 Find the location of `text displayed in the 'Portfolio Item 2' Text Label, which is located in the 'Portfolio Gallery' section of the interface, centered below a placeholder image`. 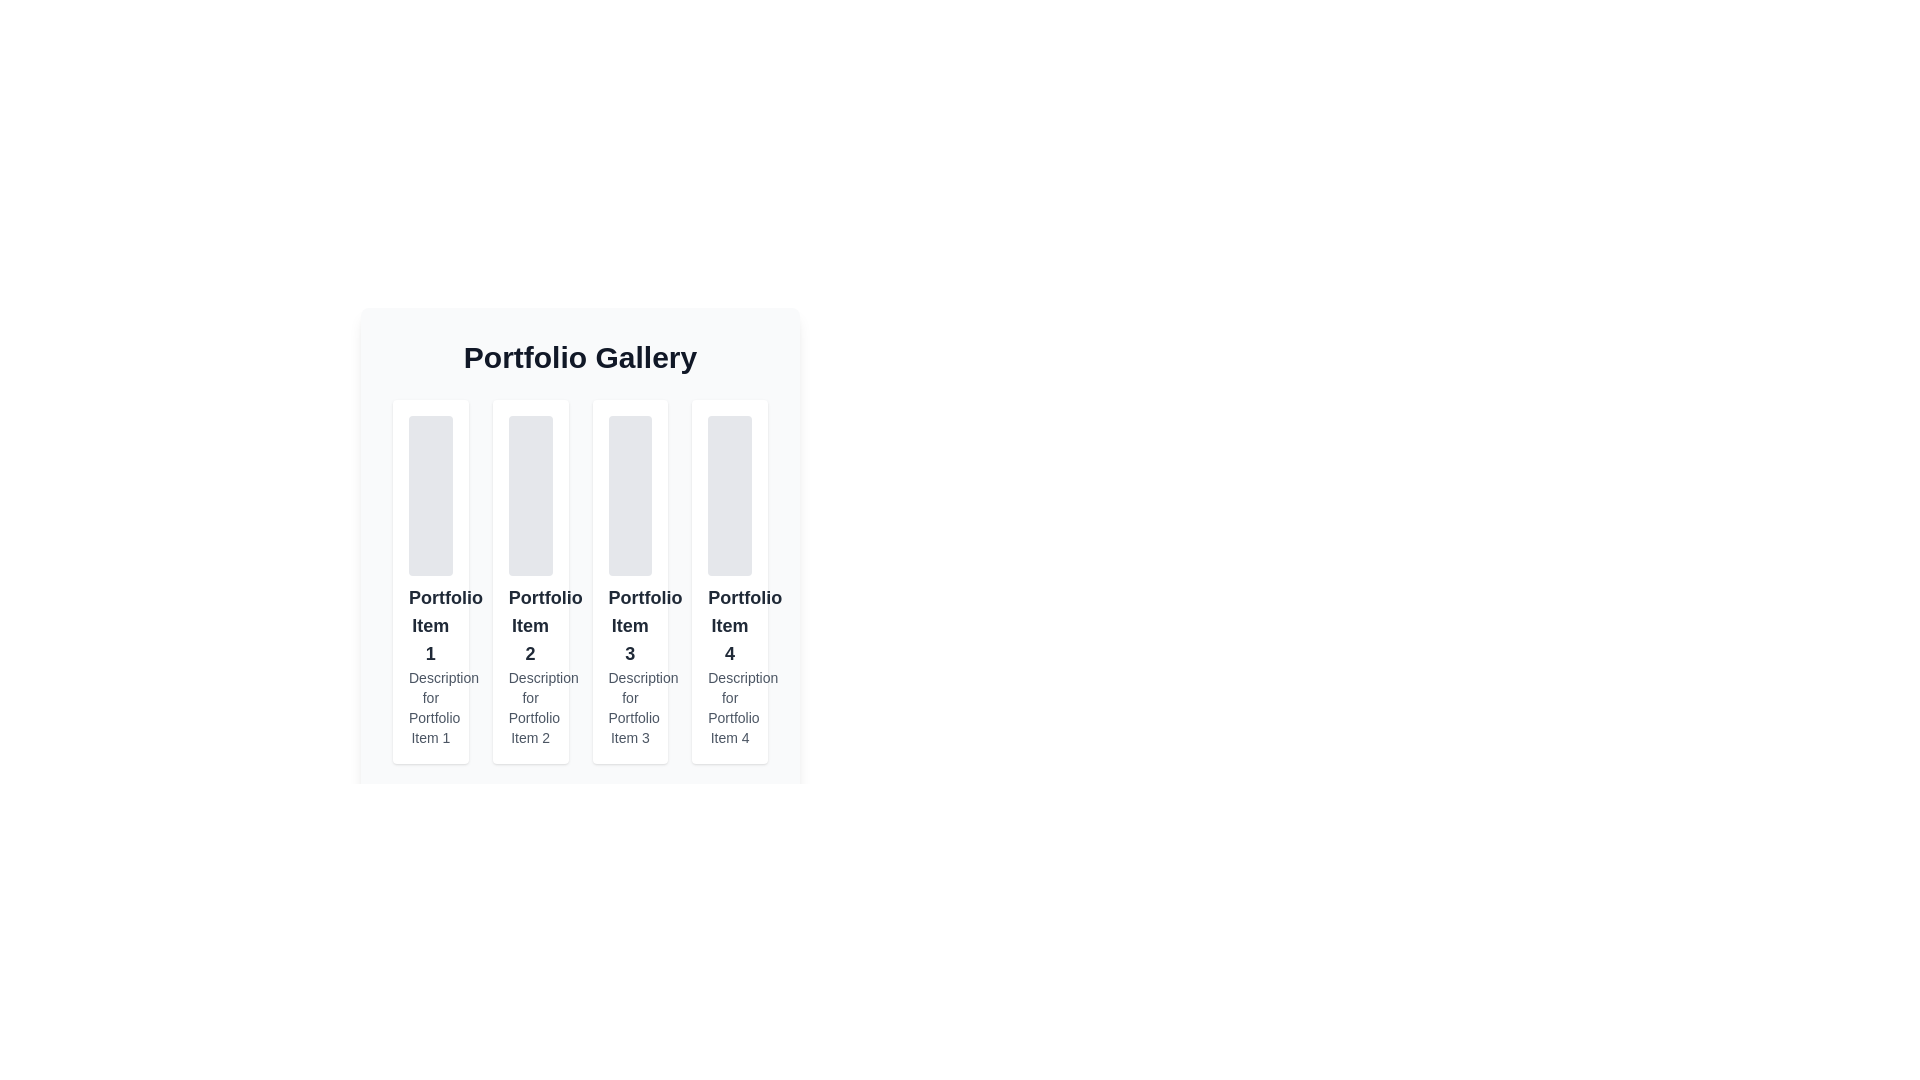

text displayed in the 'Portfolio Item 2' Text Label, which is located in the 'Portfolio Gallery' section of the interface, centered below a placeholder image is located at coordinates (530, 624).